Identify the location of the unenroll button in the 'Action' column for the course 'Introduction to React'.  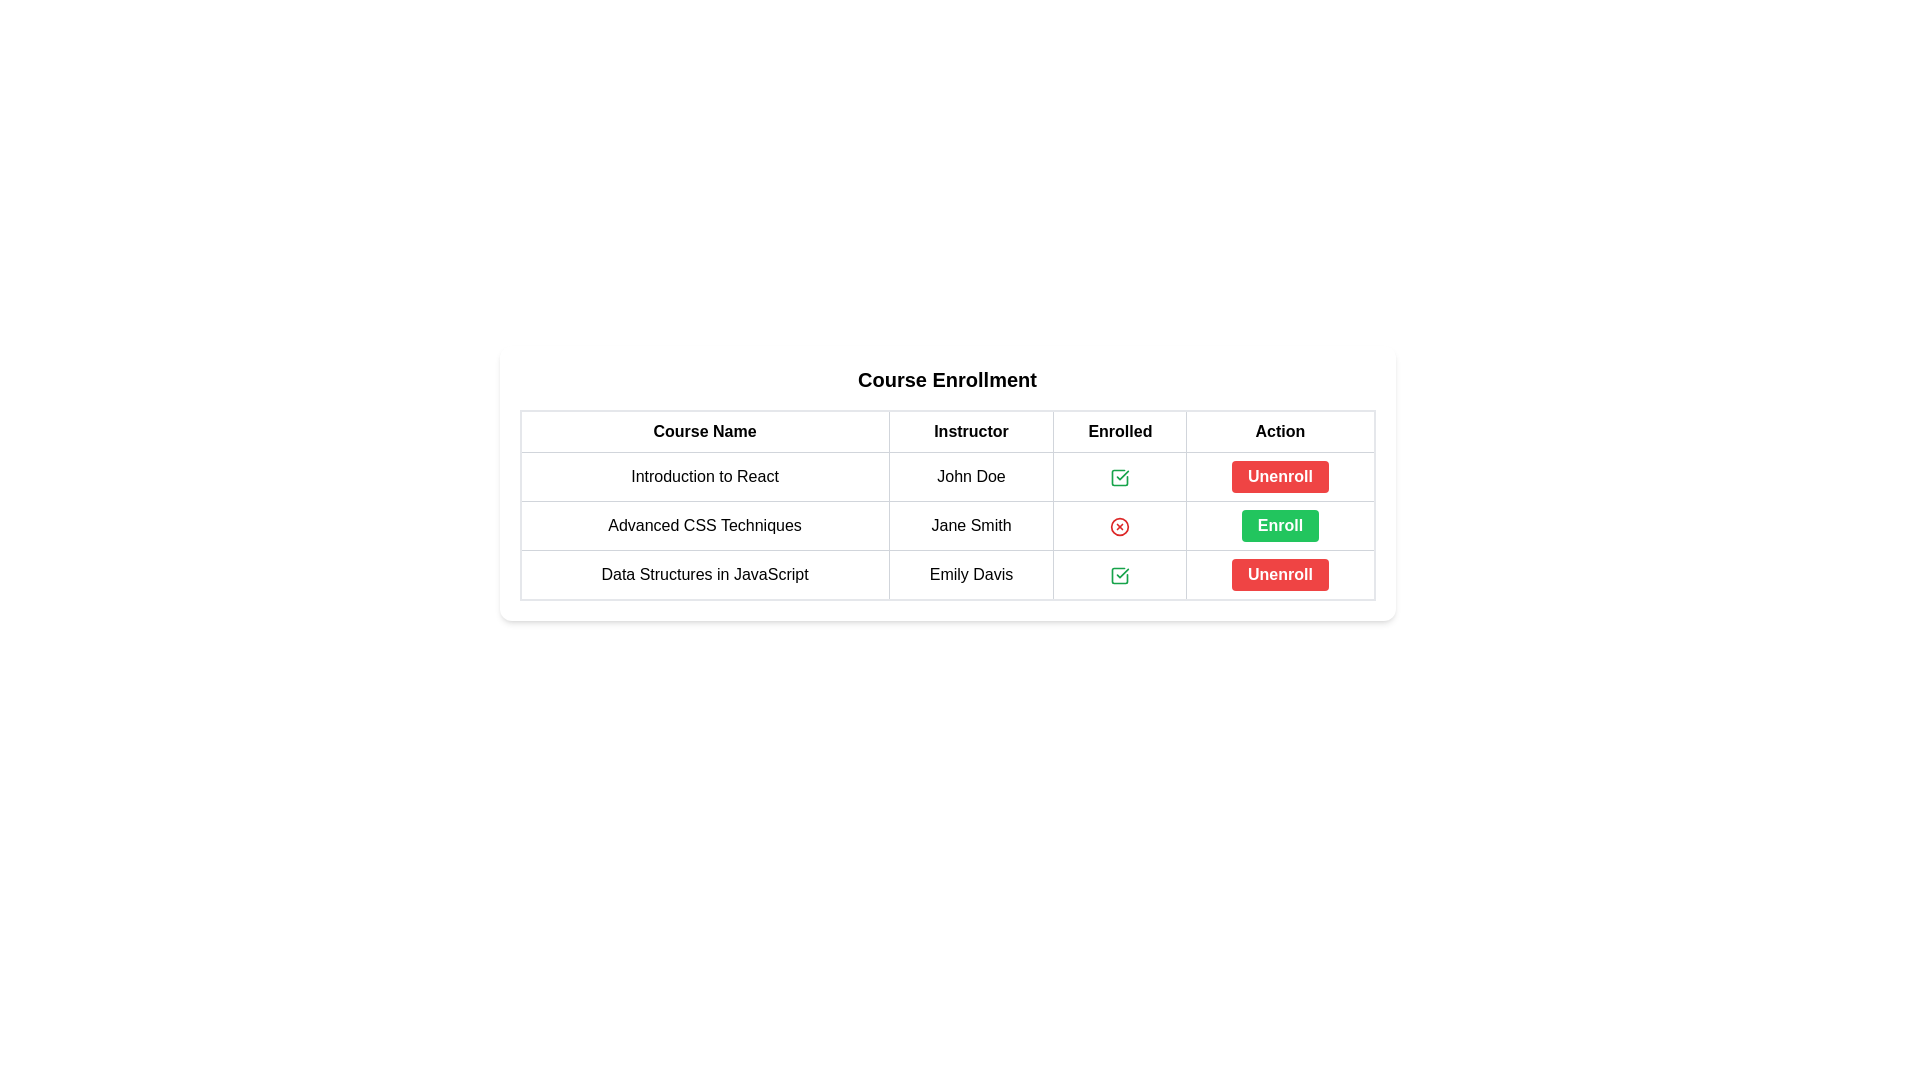
(1280, 477).